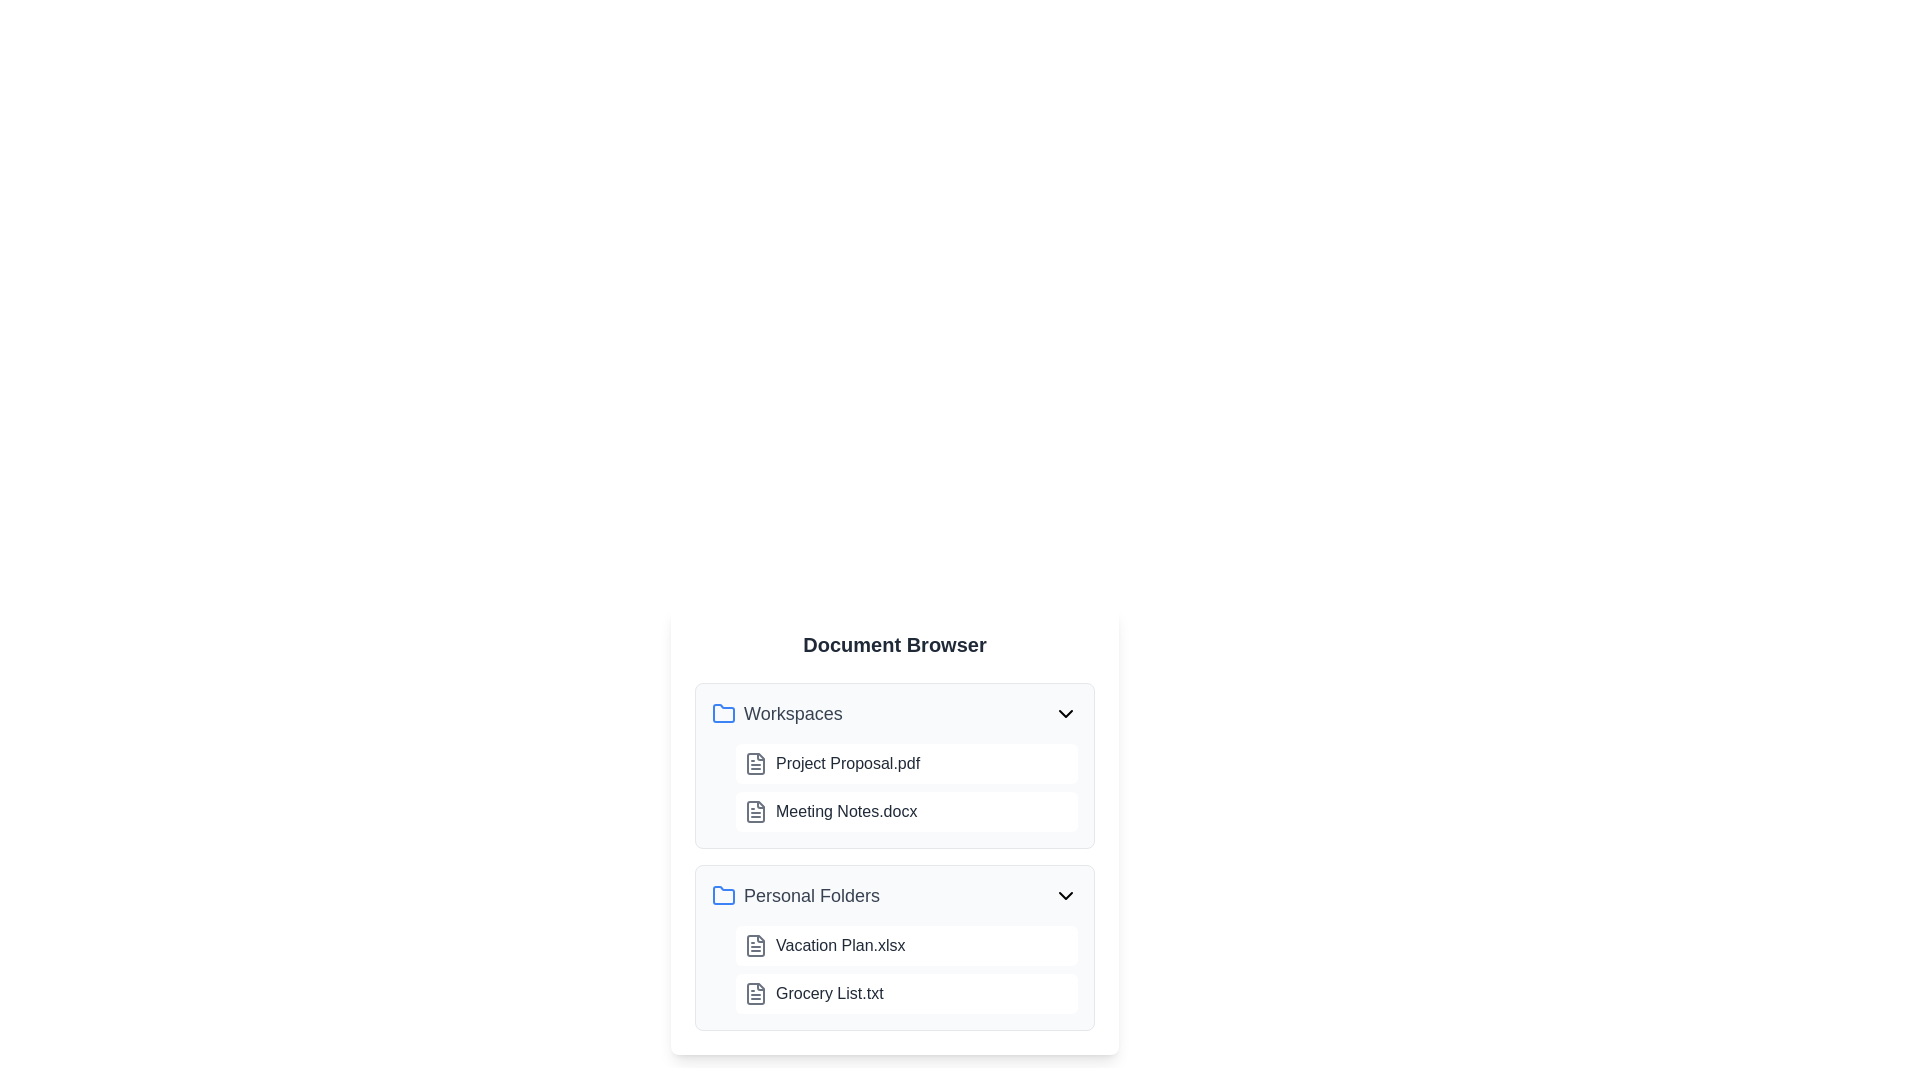  I want to click on the text label displaying the file name 'Project Proposal.pdf', so click(848, 763).